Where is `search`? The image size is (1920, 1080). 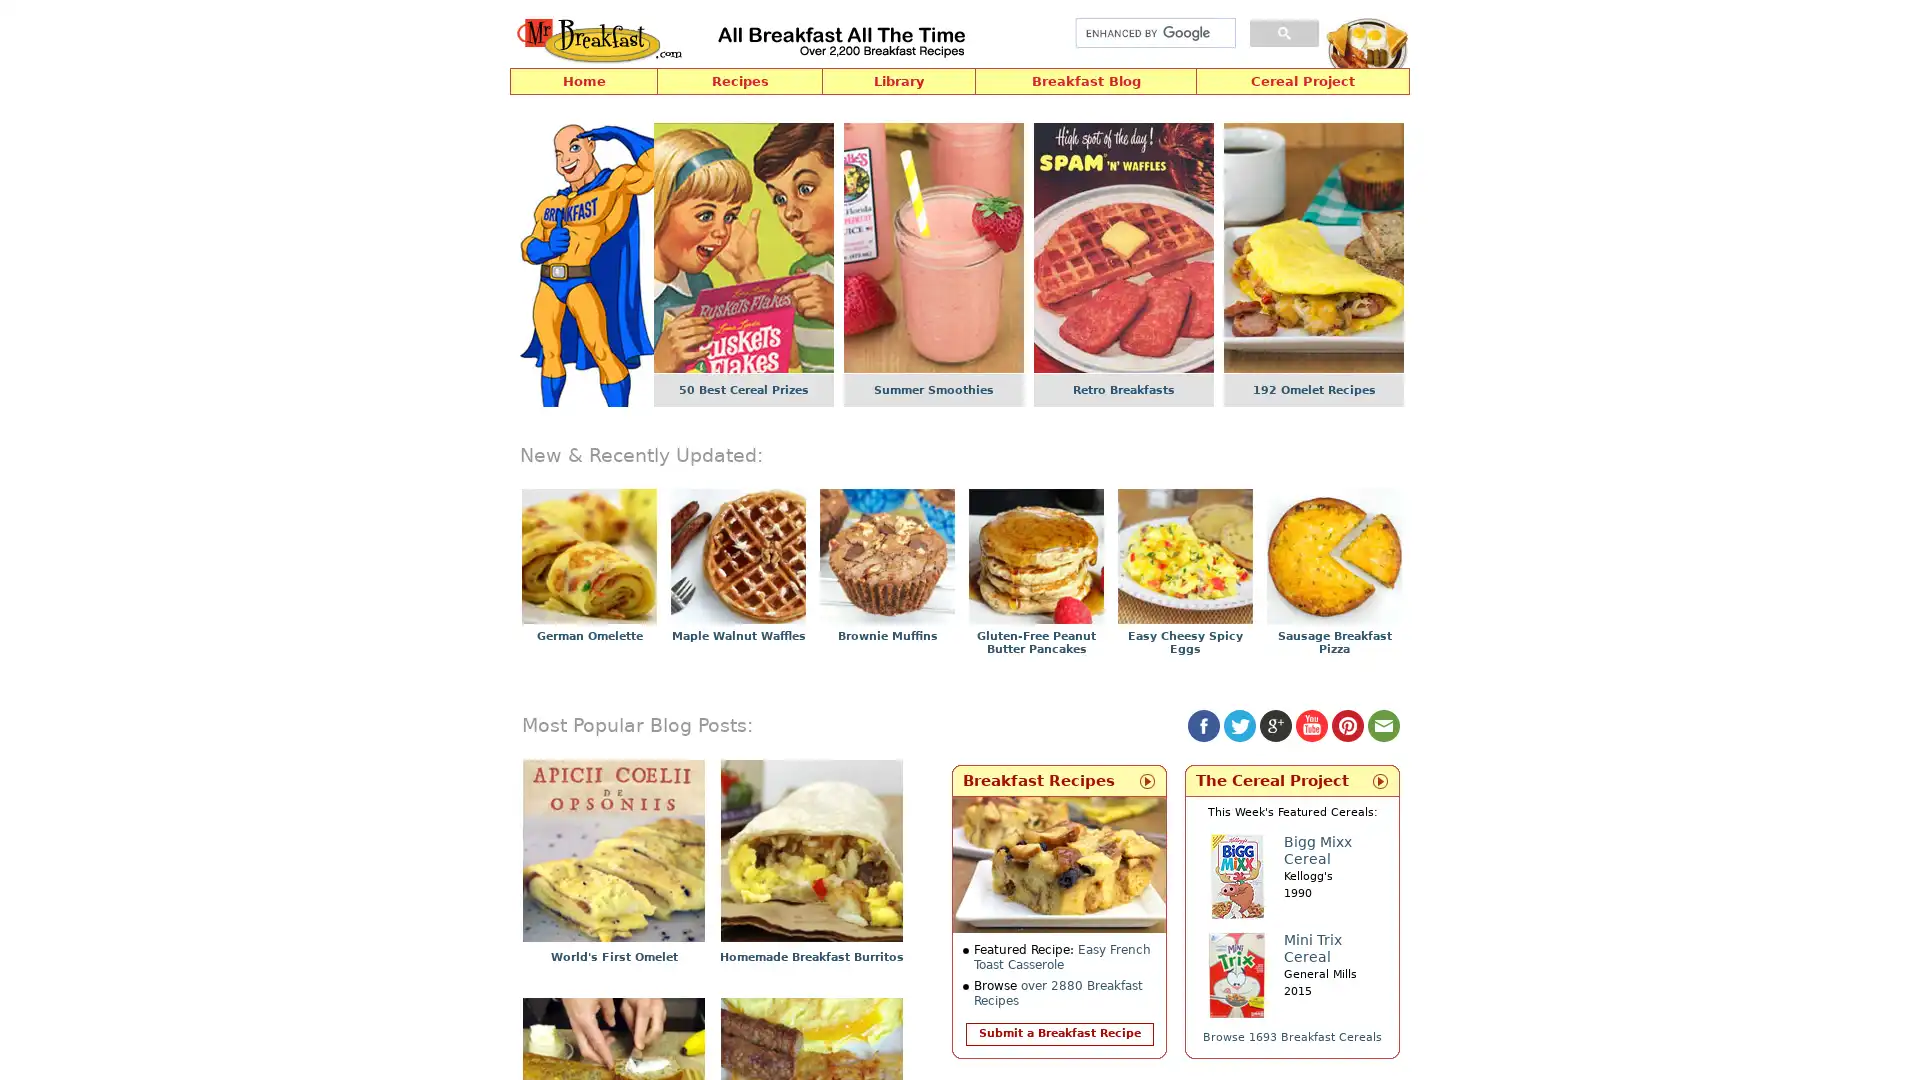 search is located at coordinates (1284, 32).